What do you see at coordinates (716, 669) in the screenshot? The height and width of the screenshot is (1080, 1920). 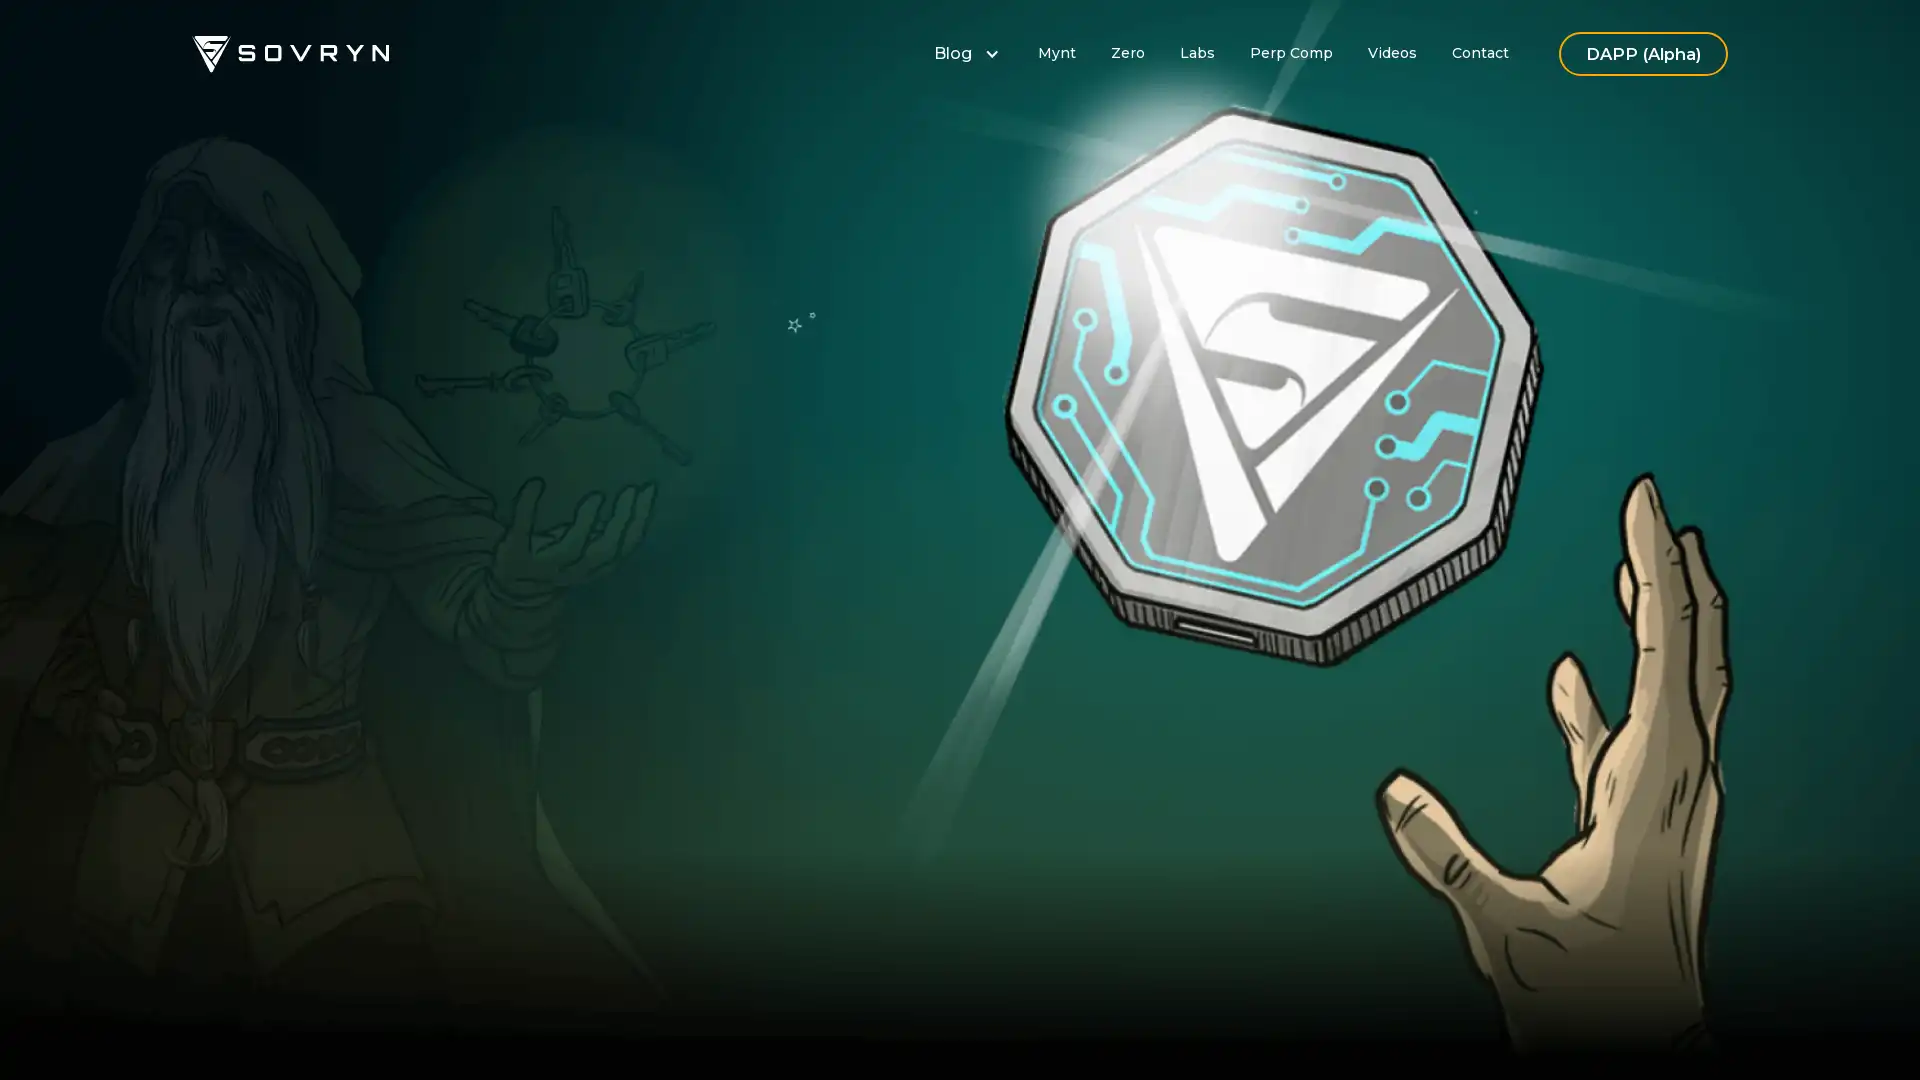 I see `Sign me up!` at bounding box center [716, 669].